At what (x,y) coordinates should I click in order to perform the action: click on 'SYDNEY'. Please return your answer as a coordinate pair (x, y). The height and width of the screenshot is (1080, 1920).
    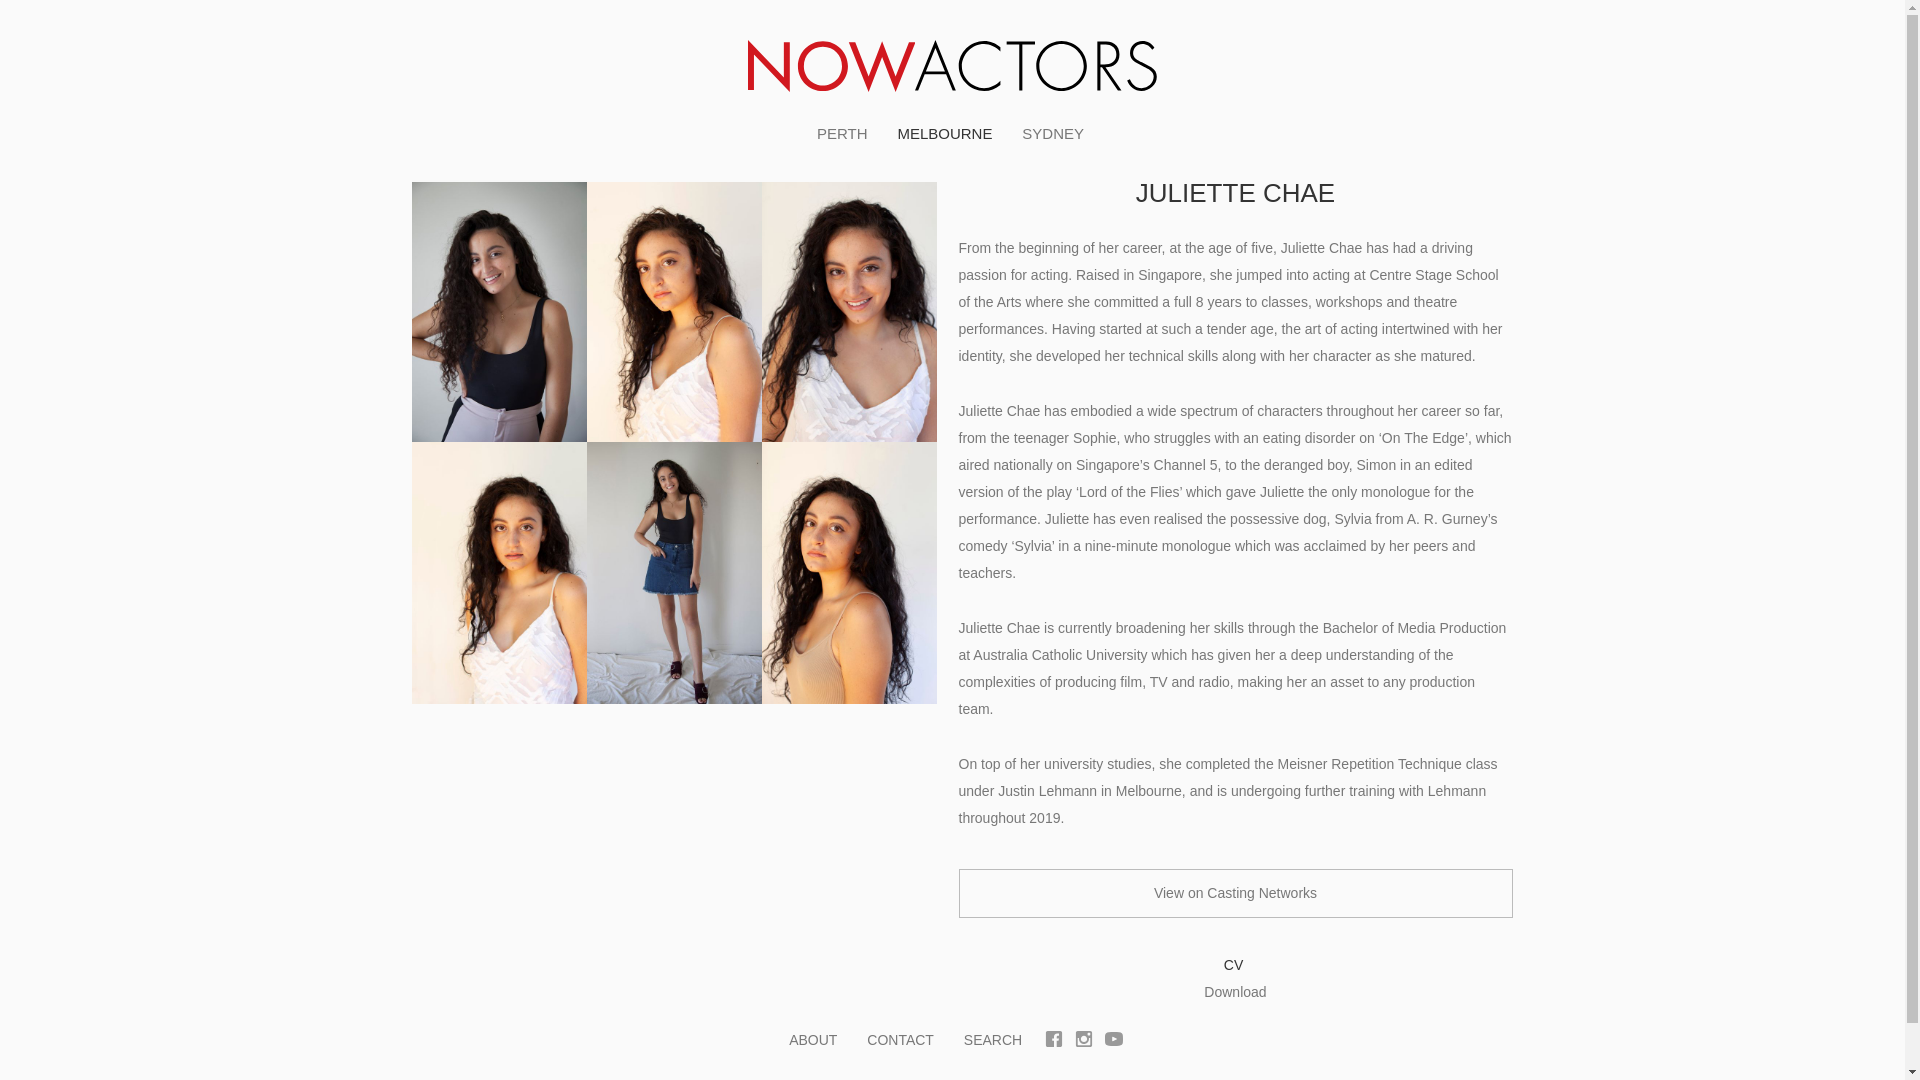
    Looking at the image, I should click on (1051, 133).